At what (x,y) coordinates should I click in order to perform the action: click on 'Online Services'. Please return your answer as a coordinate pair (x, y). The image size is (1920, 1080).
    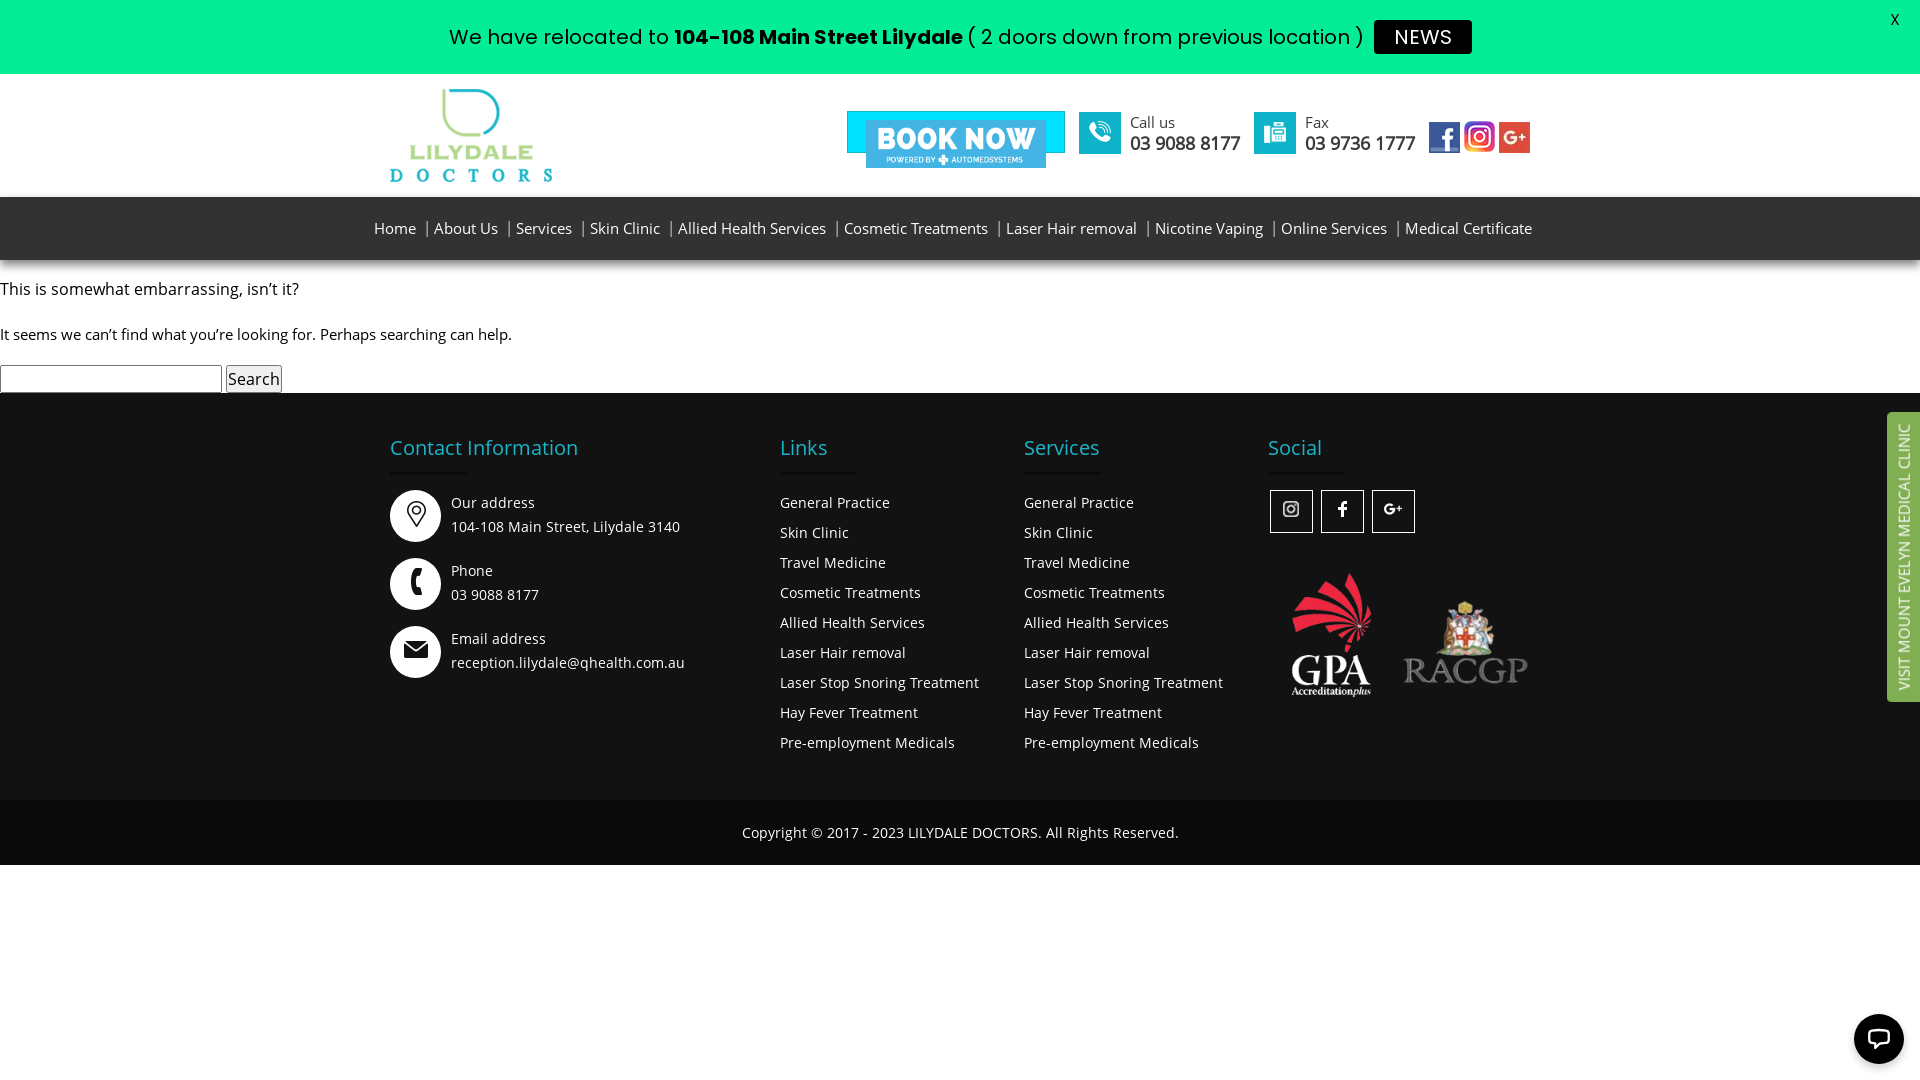
    Looking at the image, I should click on (1334, 227).